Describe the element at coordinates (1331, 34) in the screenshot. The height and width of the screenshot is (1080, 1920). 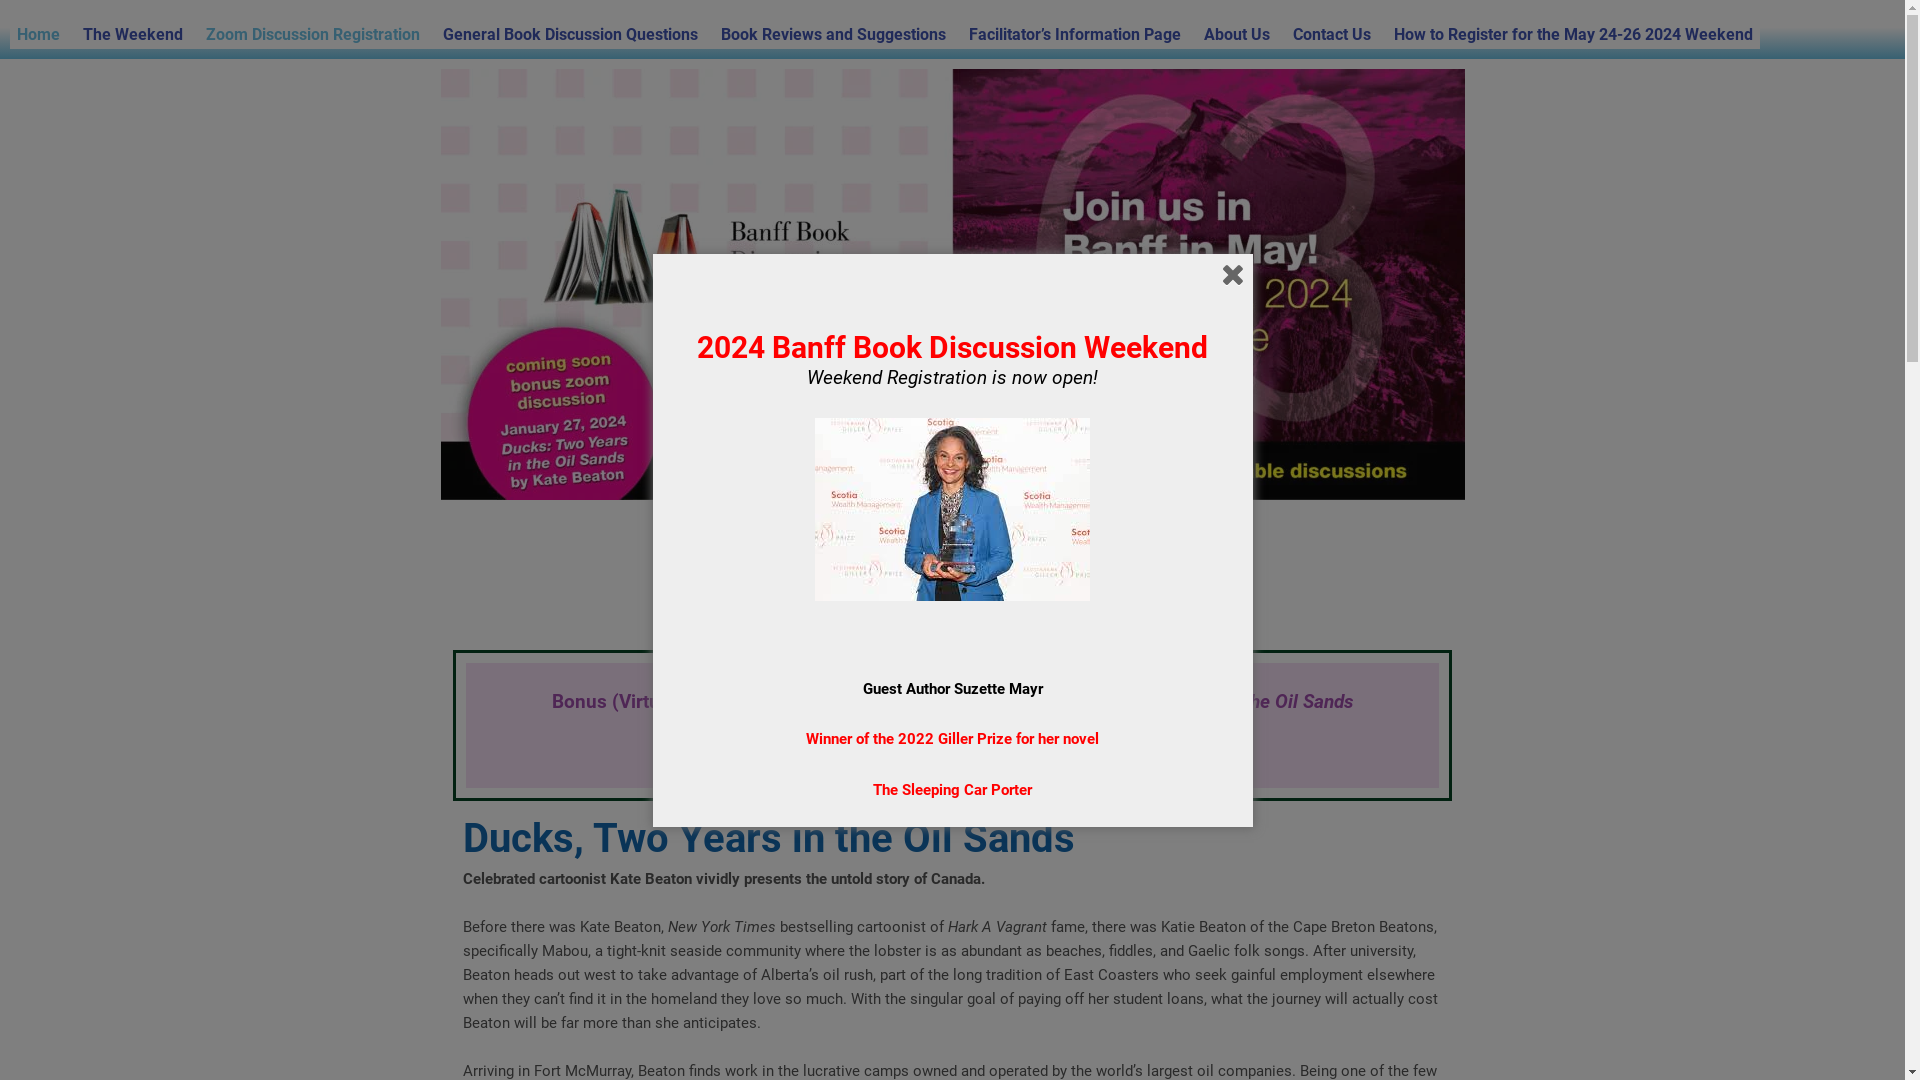
I see `'Contact Us'` at that location.